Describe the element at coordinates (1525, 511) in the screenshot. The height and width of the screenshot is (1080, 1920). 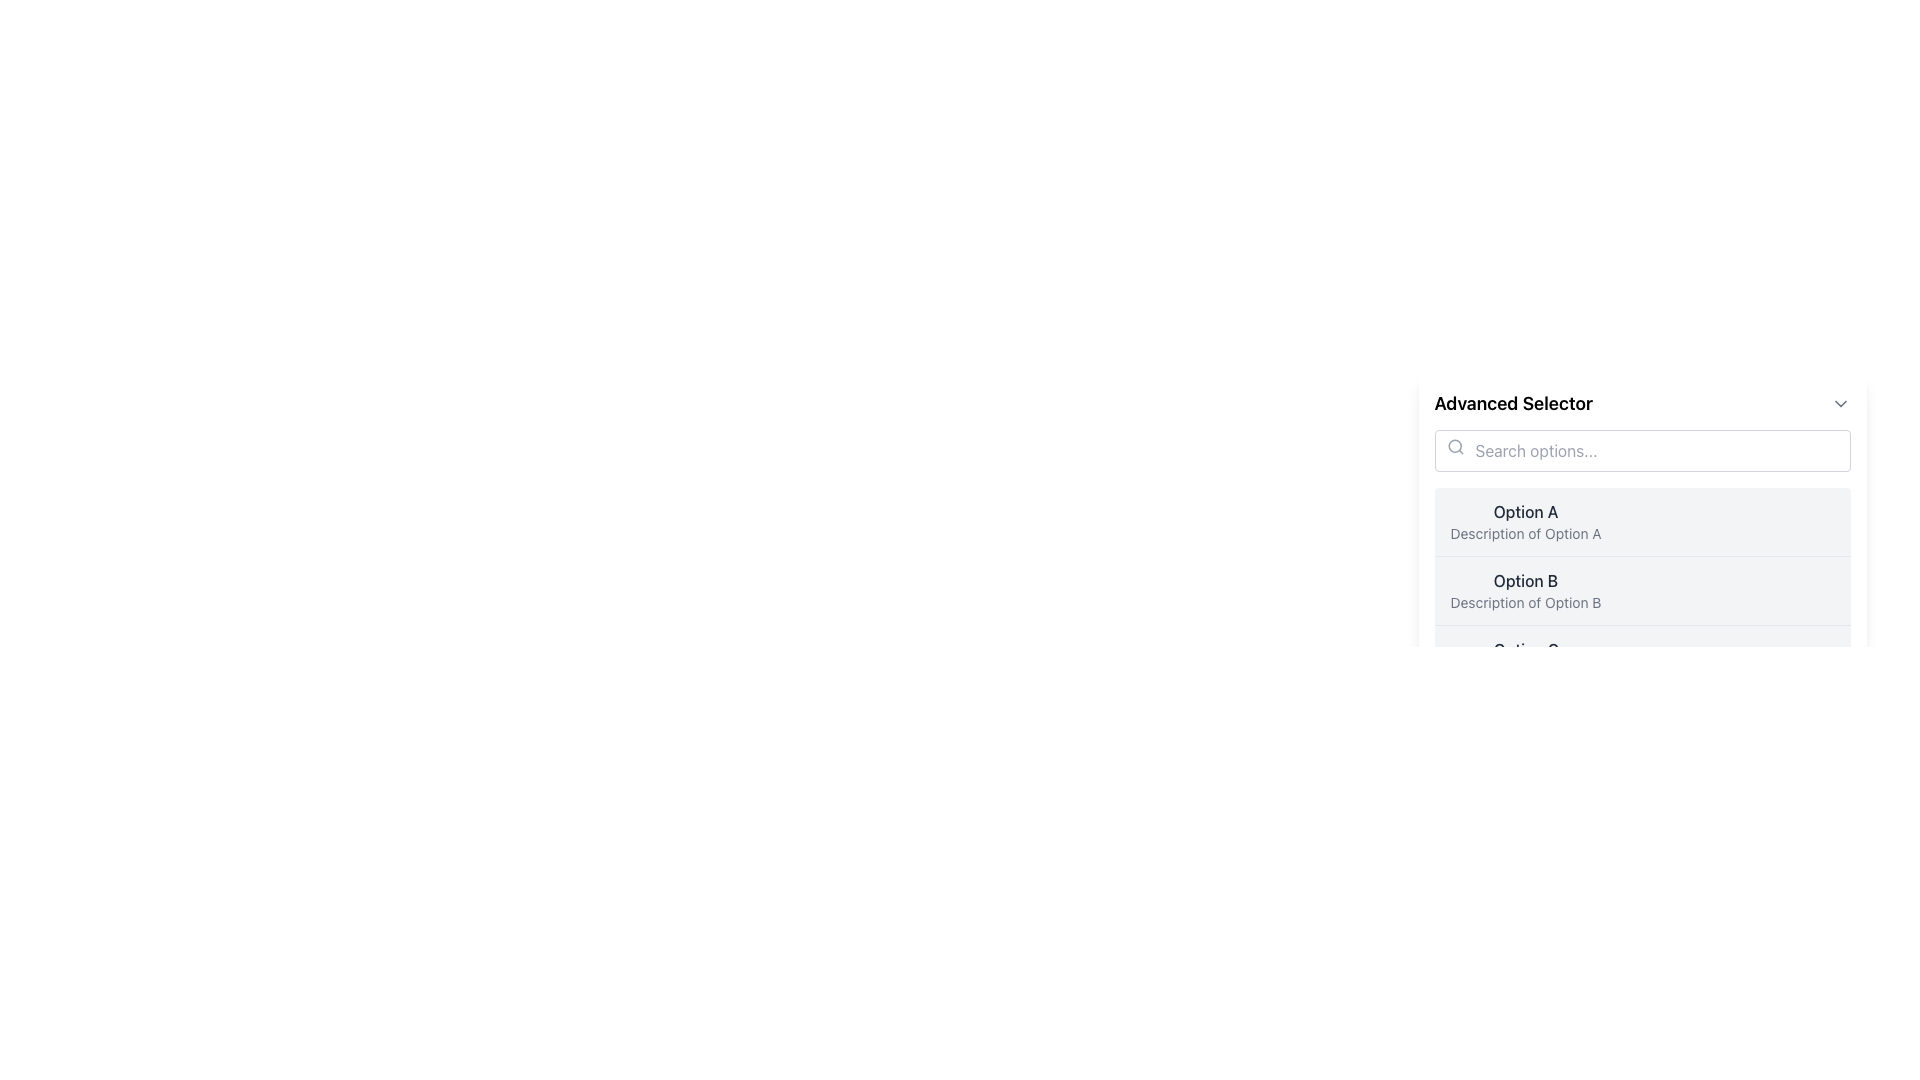
I see `the Text Label that identifies the corresponding option within the 'Advanced Selector' panel, located above the description text 'Description of Option A'` at that location.